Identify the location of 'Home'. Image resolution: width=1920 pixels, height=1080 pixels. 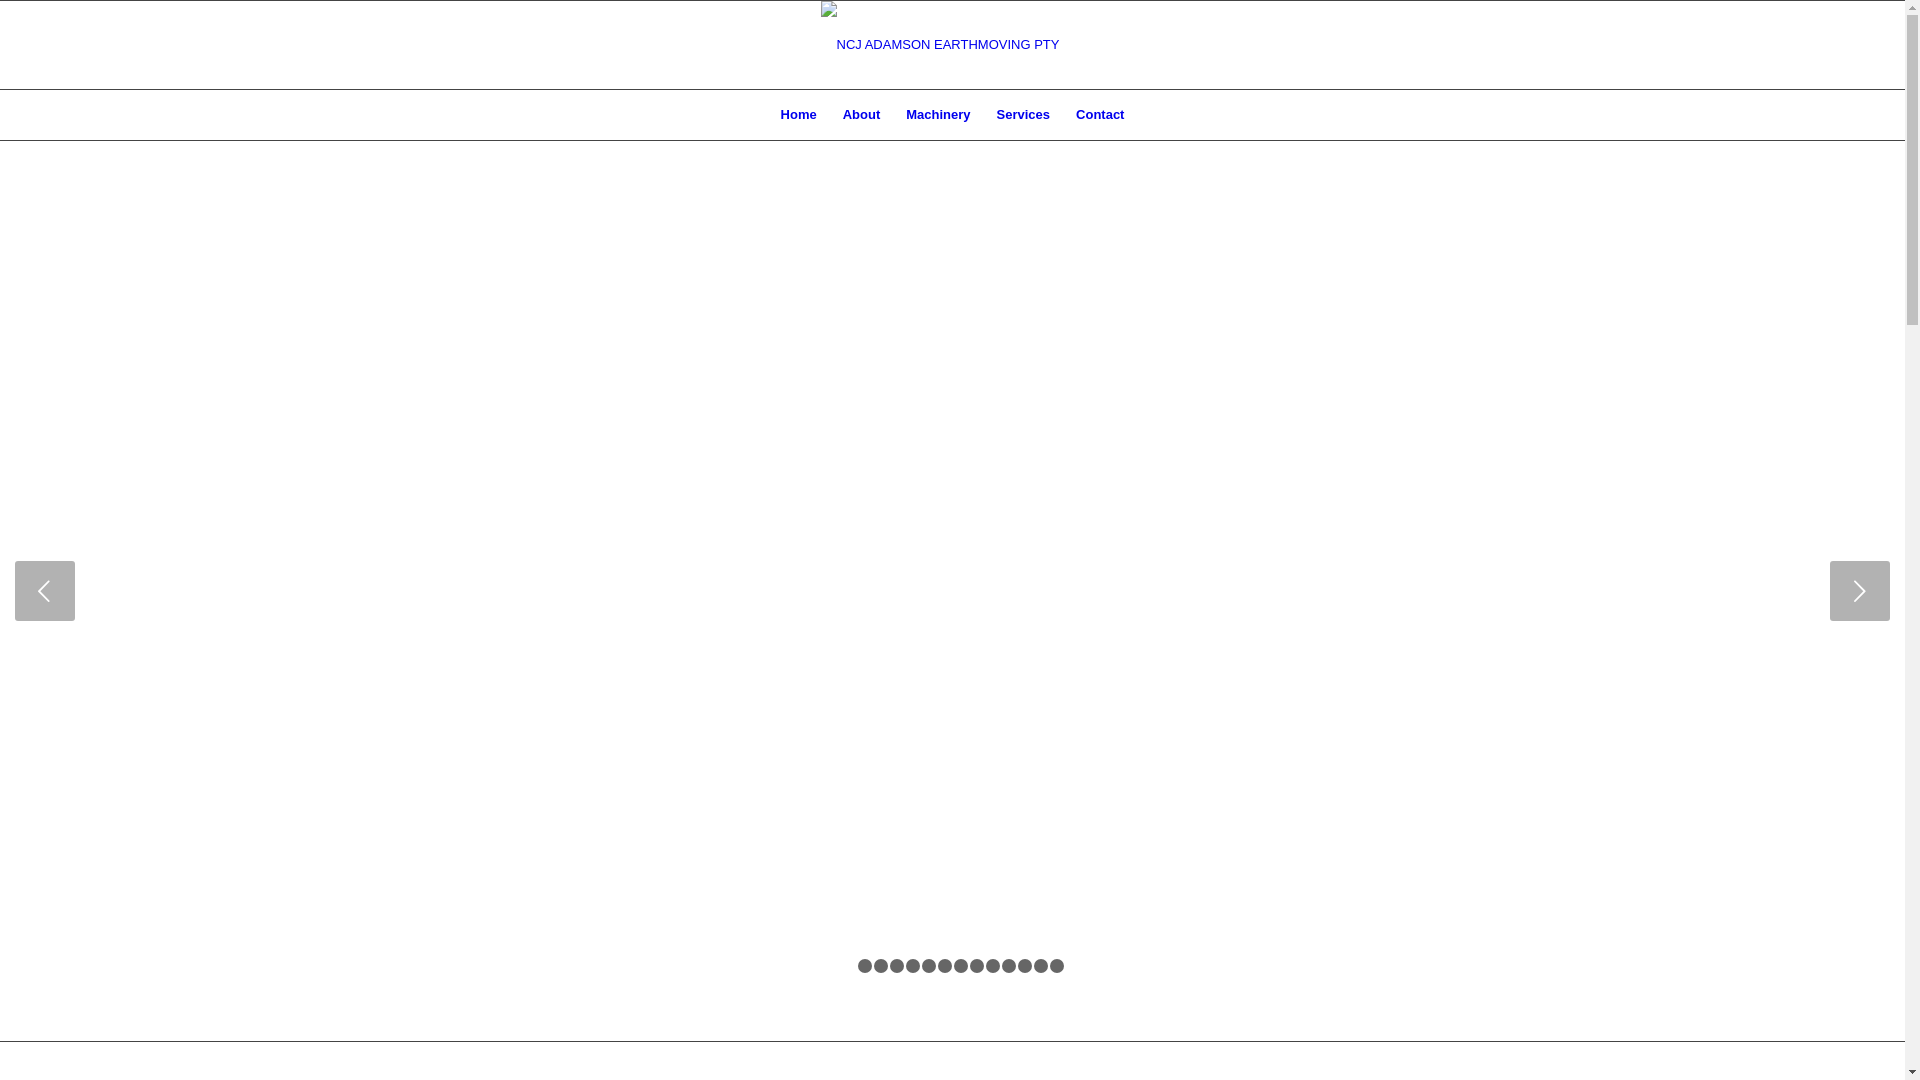
(797, 115).